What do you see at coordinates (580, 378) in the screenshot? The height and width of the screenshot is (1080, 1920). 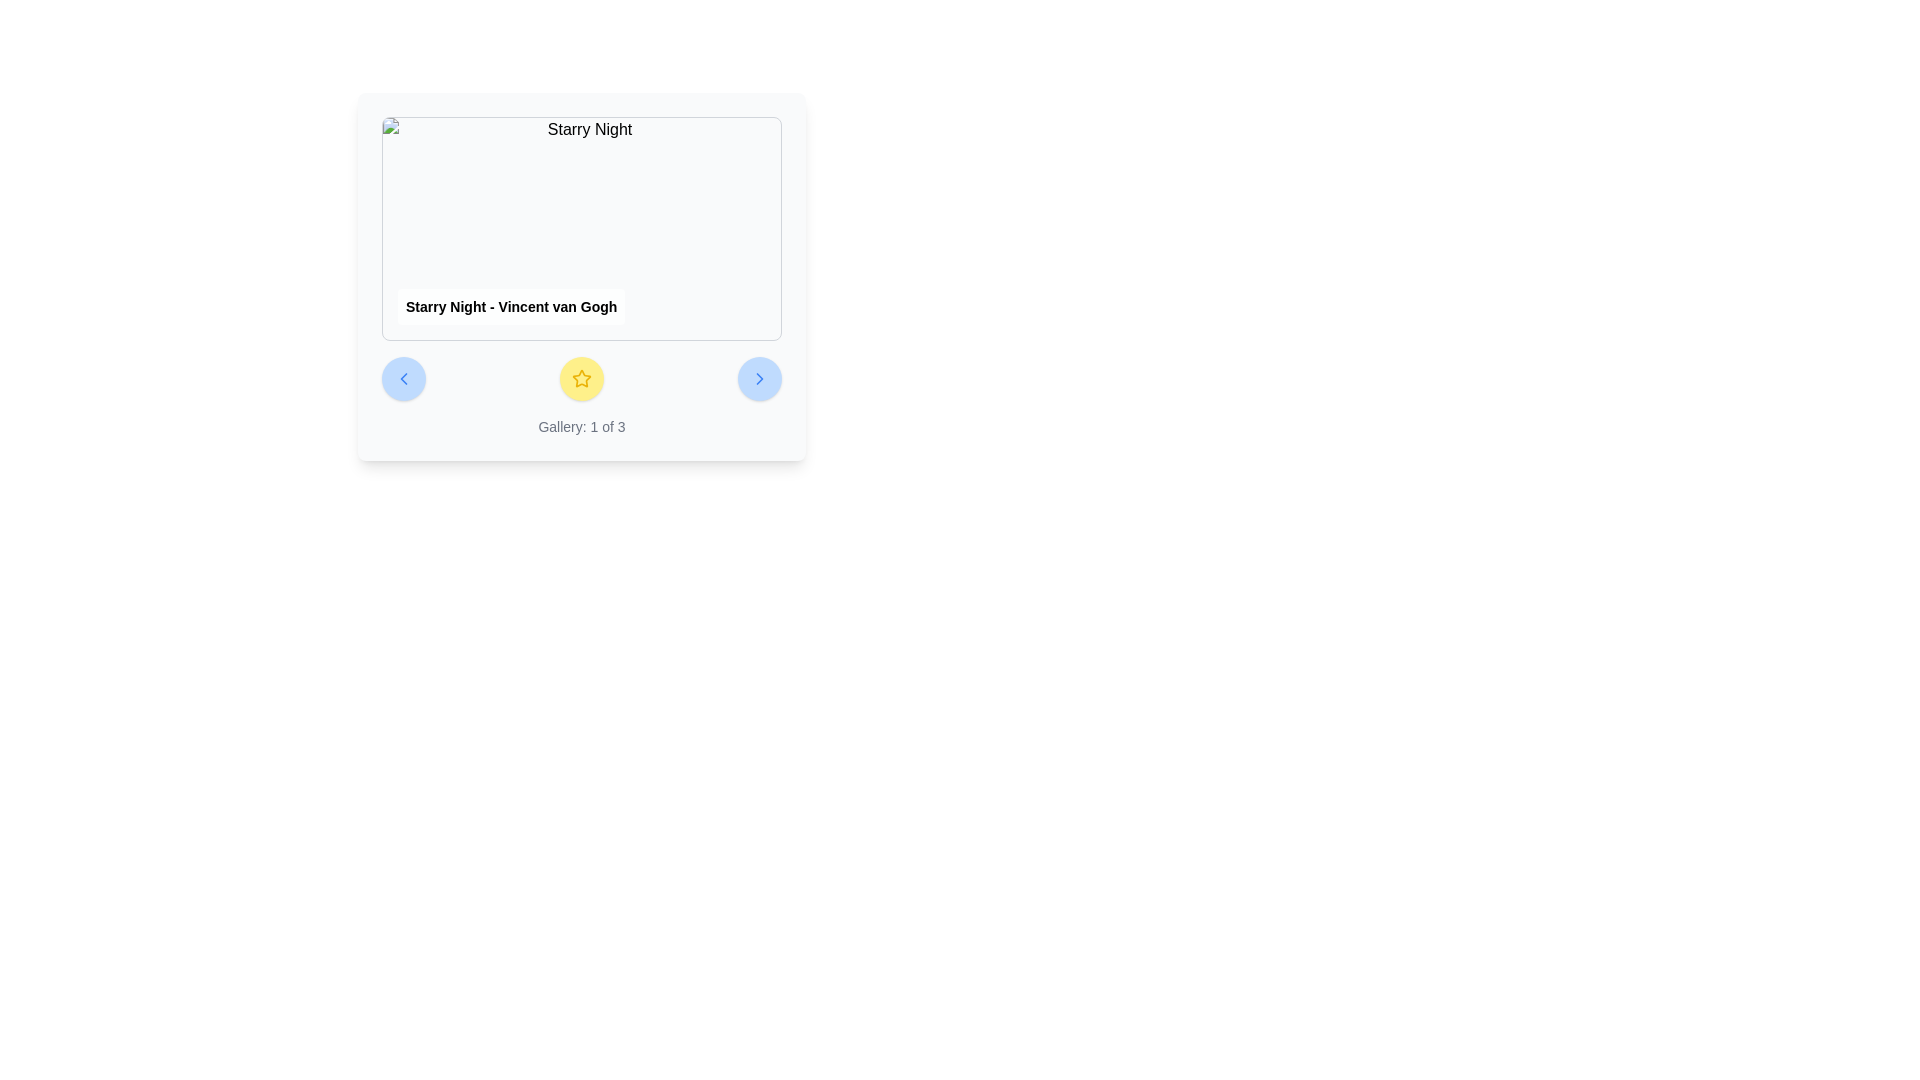 I see `the circular button with a bright yellow background and a star icon in the center` at bounding box center [580, 378].